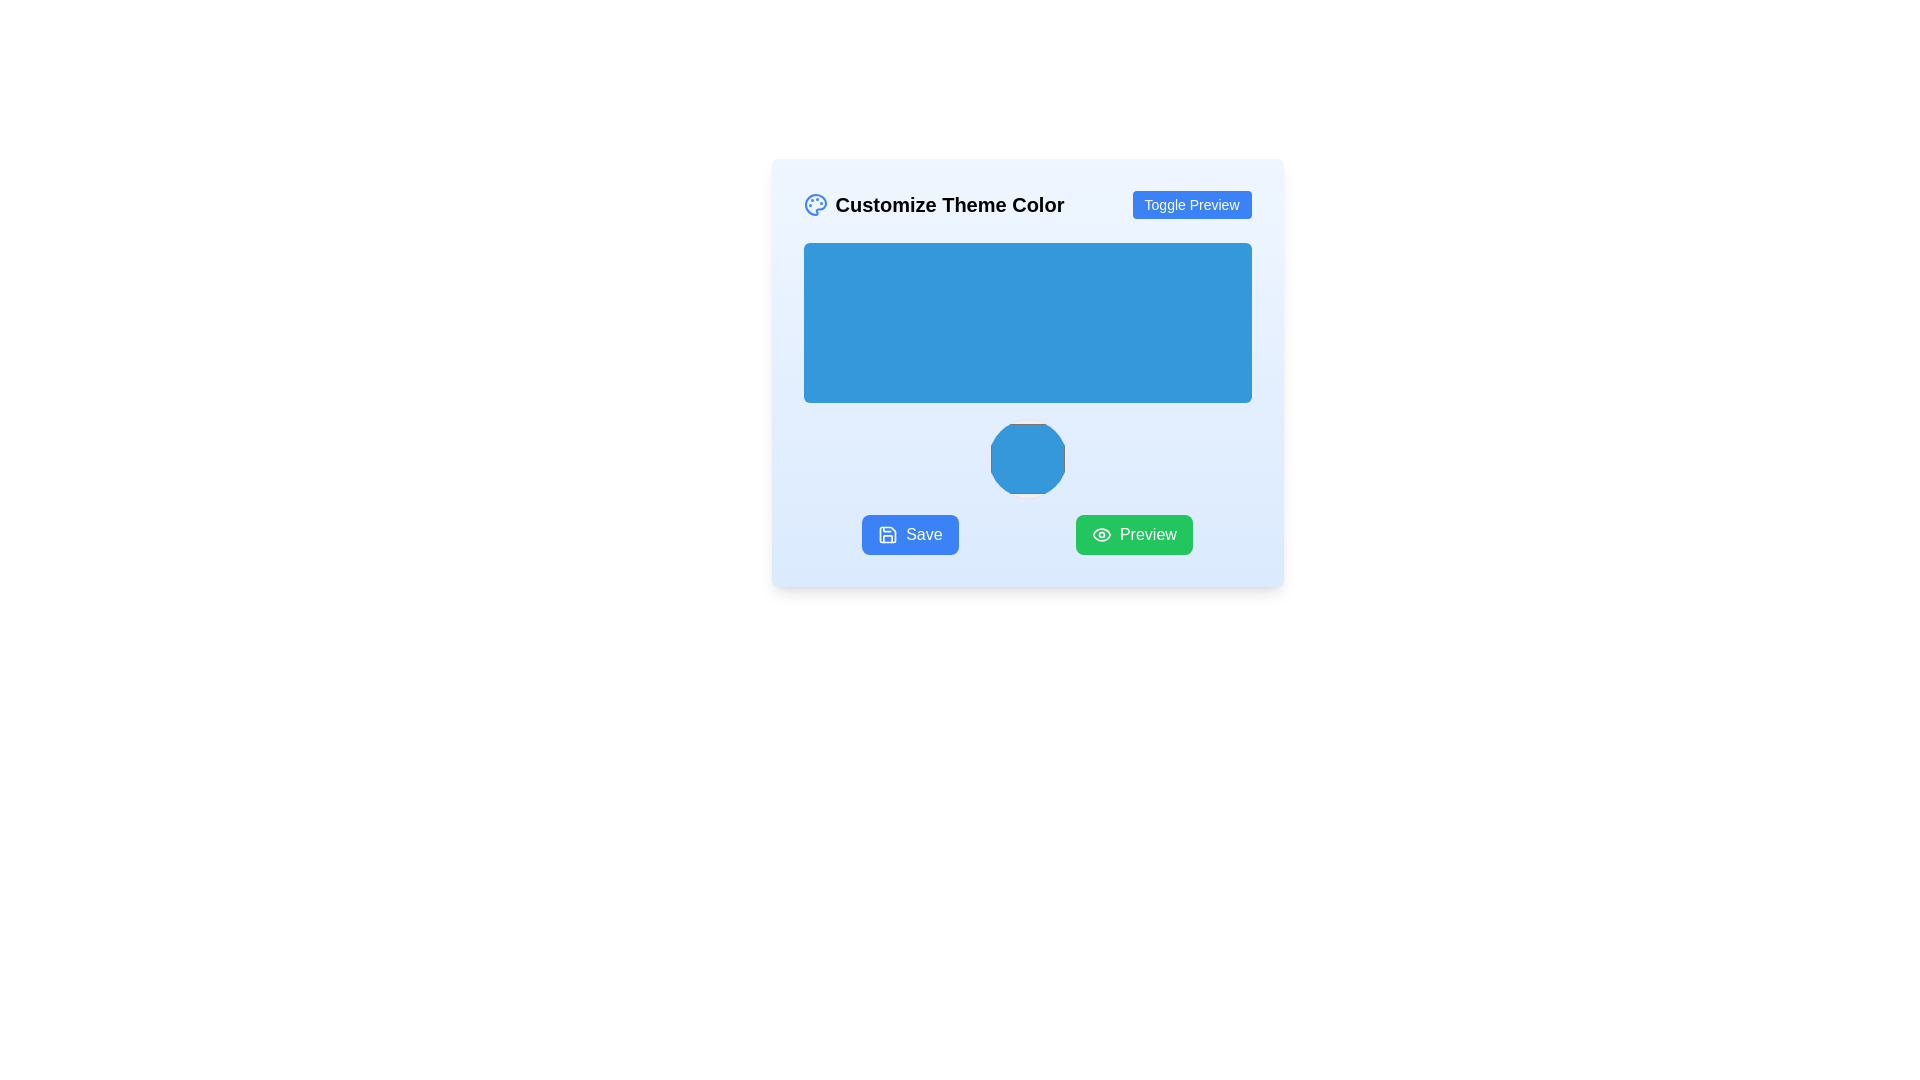 The height and width of the screenshot is (1080, 1920). I want to click on the 'Toggle Preview' button, which has a blue background and white text, so click(1191, 204).